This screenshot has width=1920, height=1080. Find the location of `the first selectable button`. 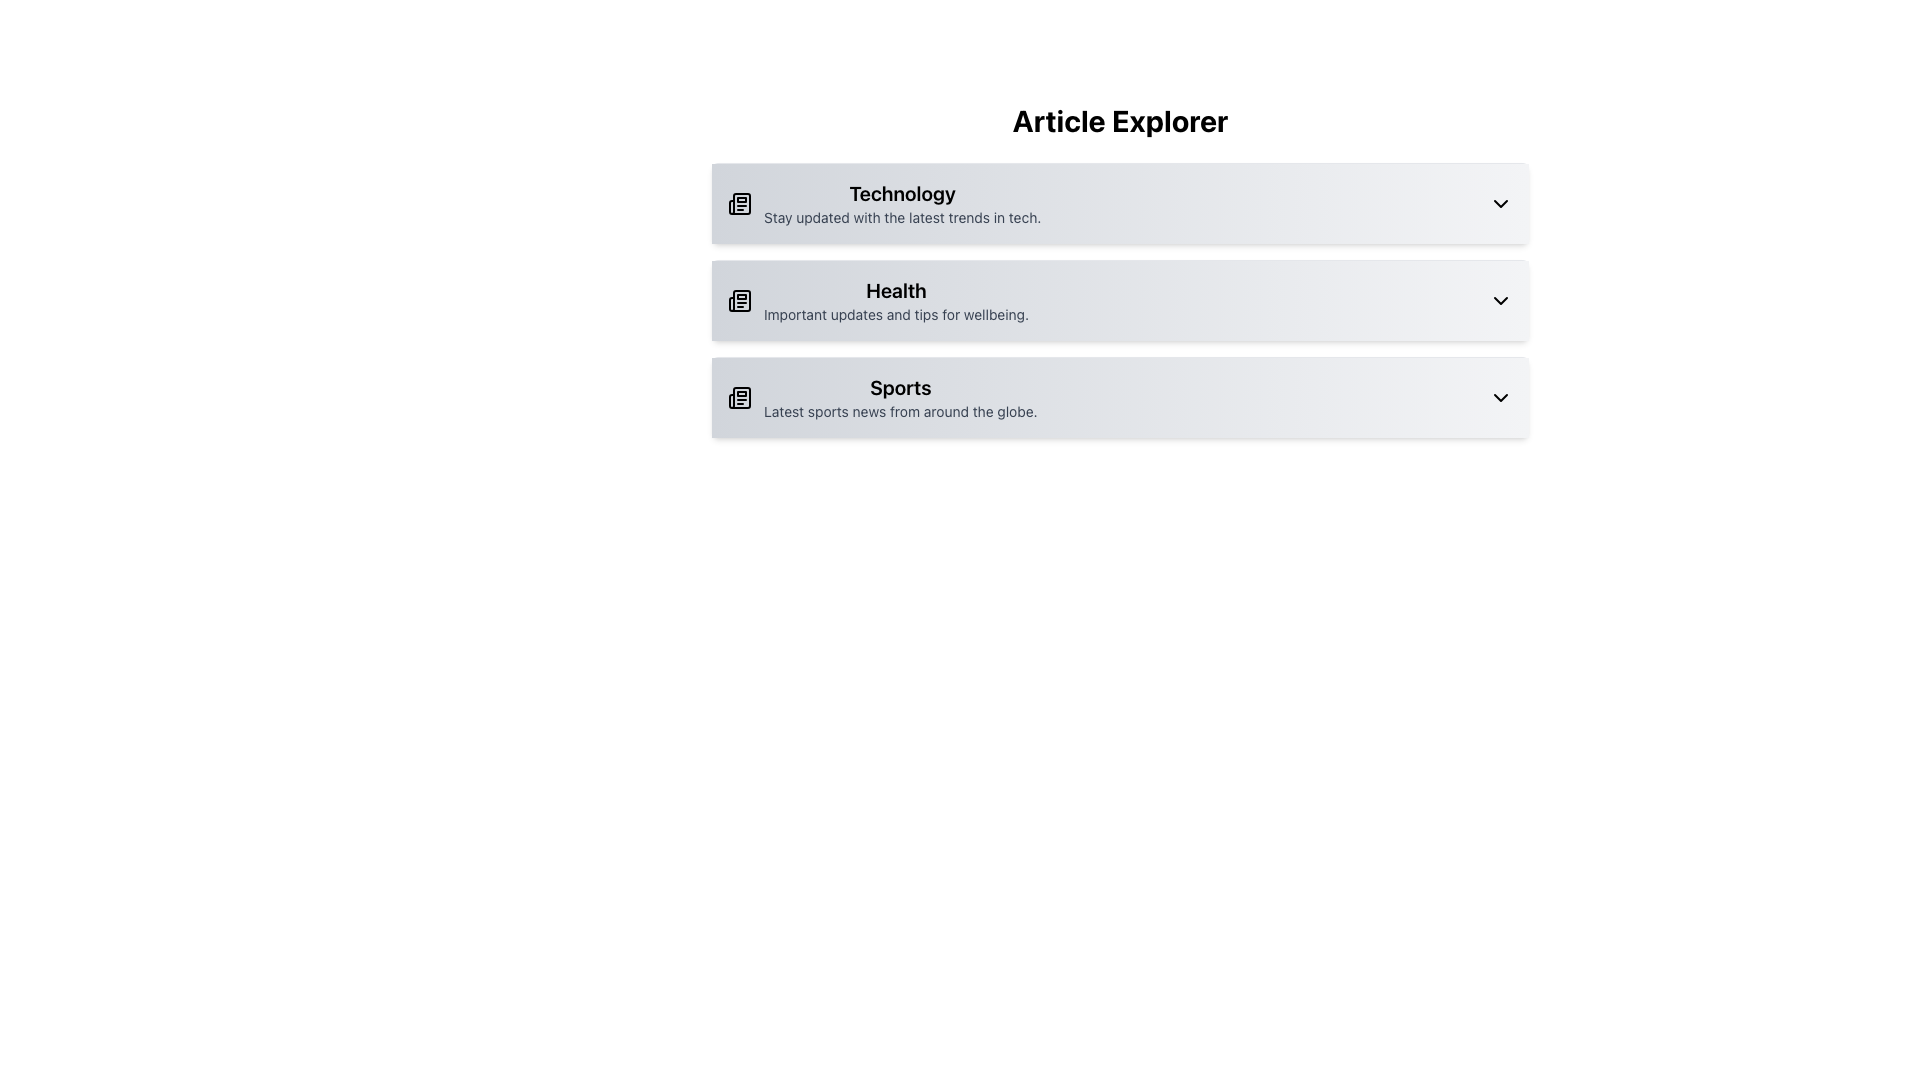

the first selectable button is located at coordinates (1120, 204).